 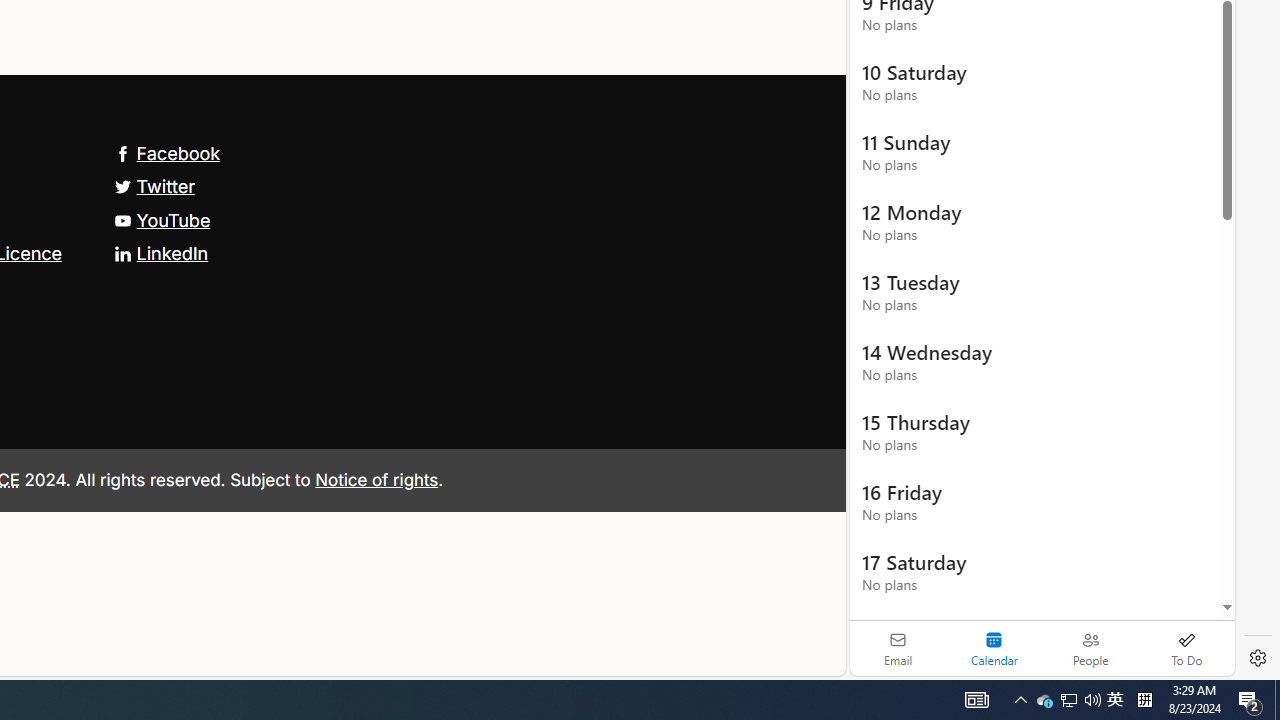 I want to click on 'Email', so click(x=897, y=648).